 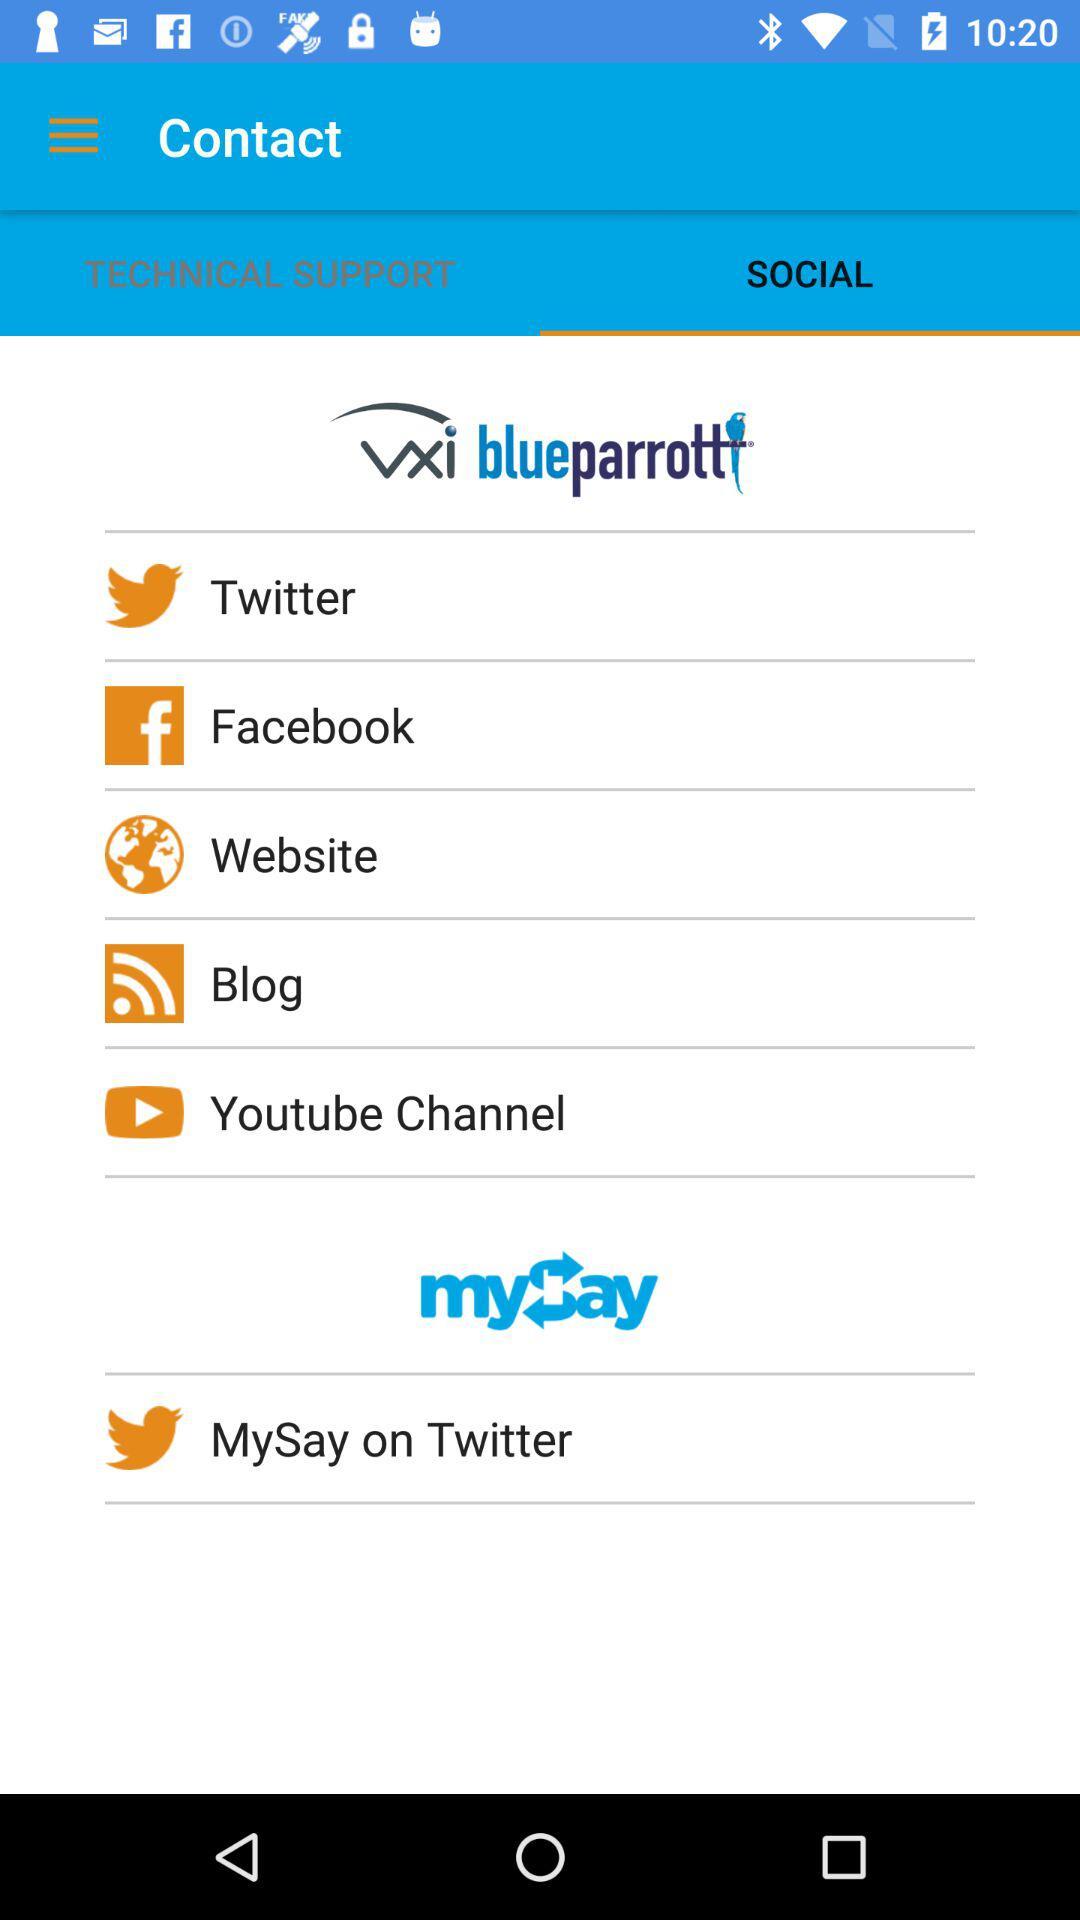 What do you see at coordinates (404, 1437) in the screenshot?
I see `the mysay on twitter icon` at bounding box center [404, 1437].